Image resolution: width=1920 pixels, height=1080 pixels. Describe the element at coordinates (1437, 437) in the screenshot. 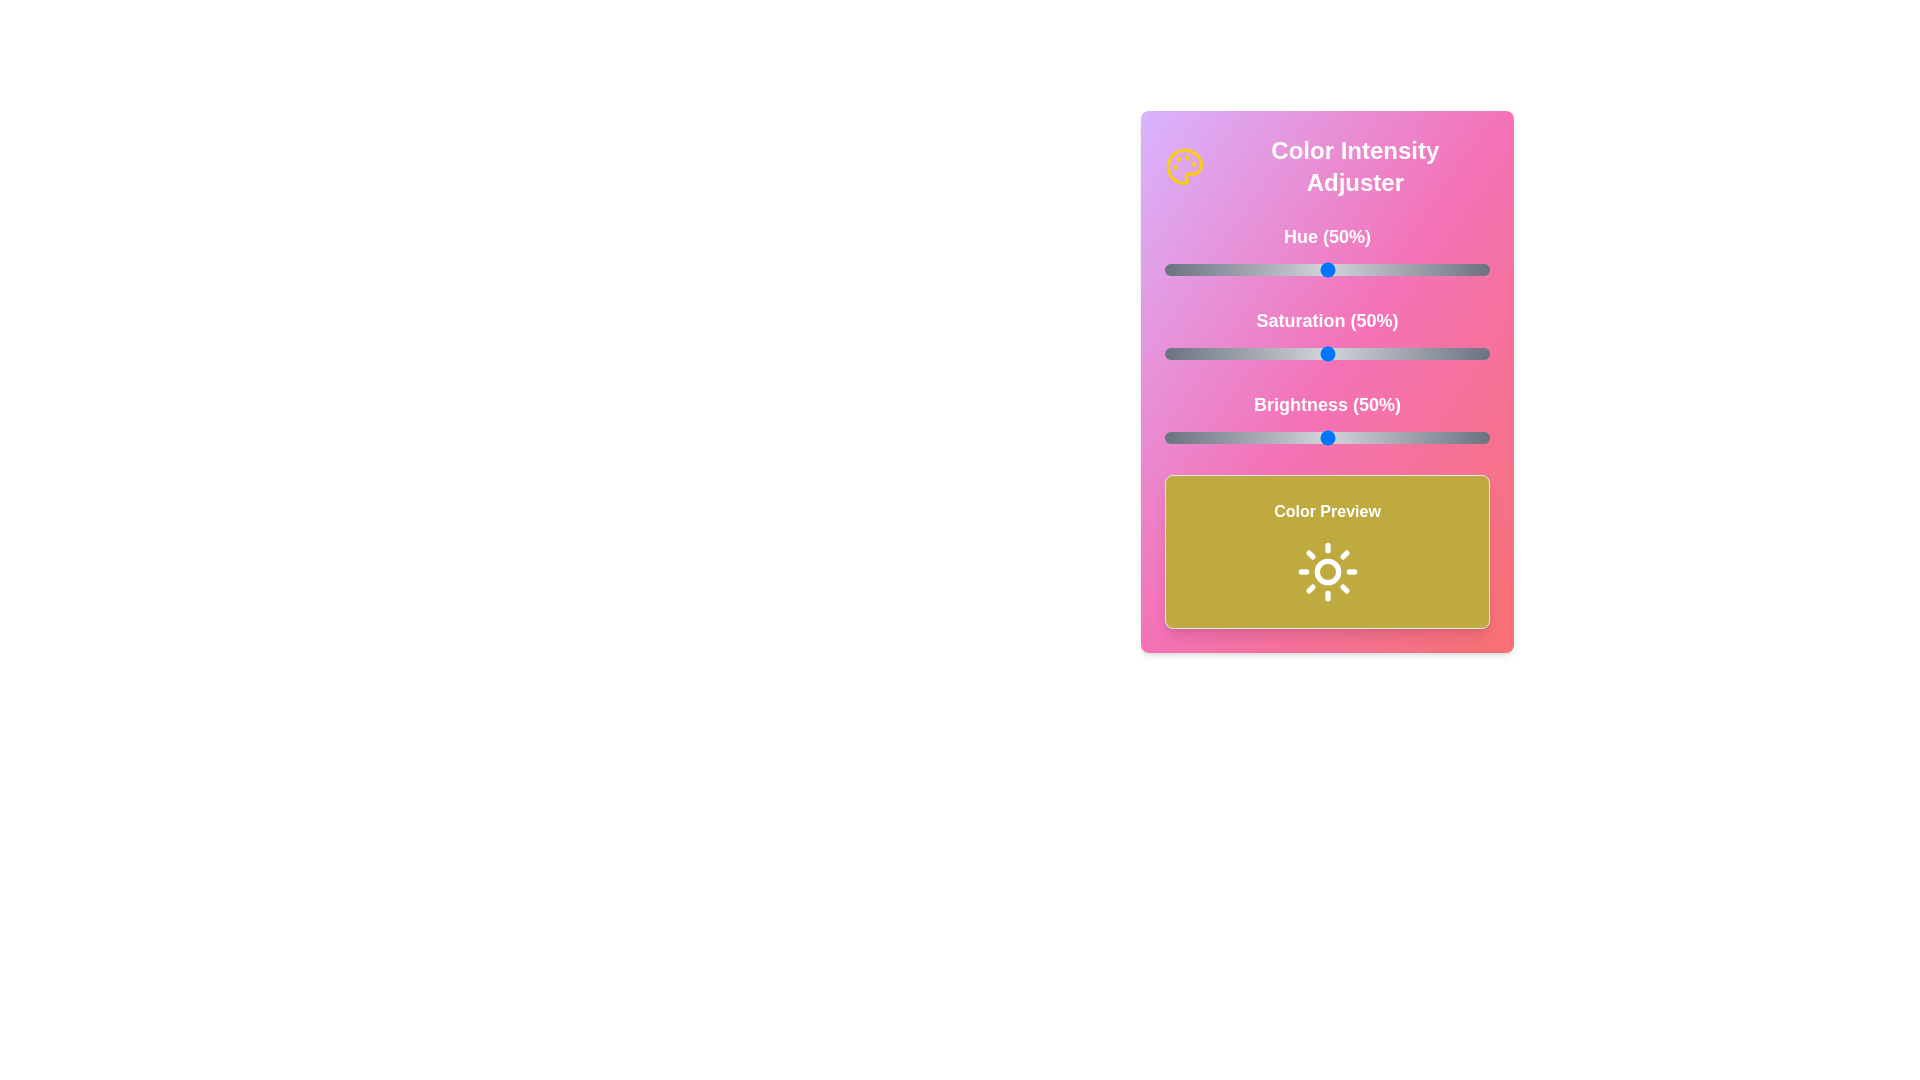

I see `the brightness slider to 84%` at that location.